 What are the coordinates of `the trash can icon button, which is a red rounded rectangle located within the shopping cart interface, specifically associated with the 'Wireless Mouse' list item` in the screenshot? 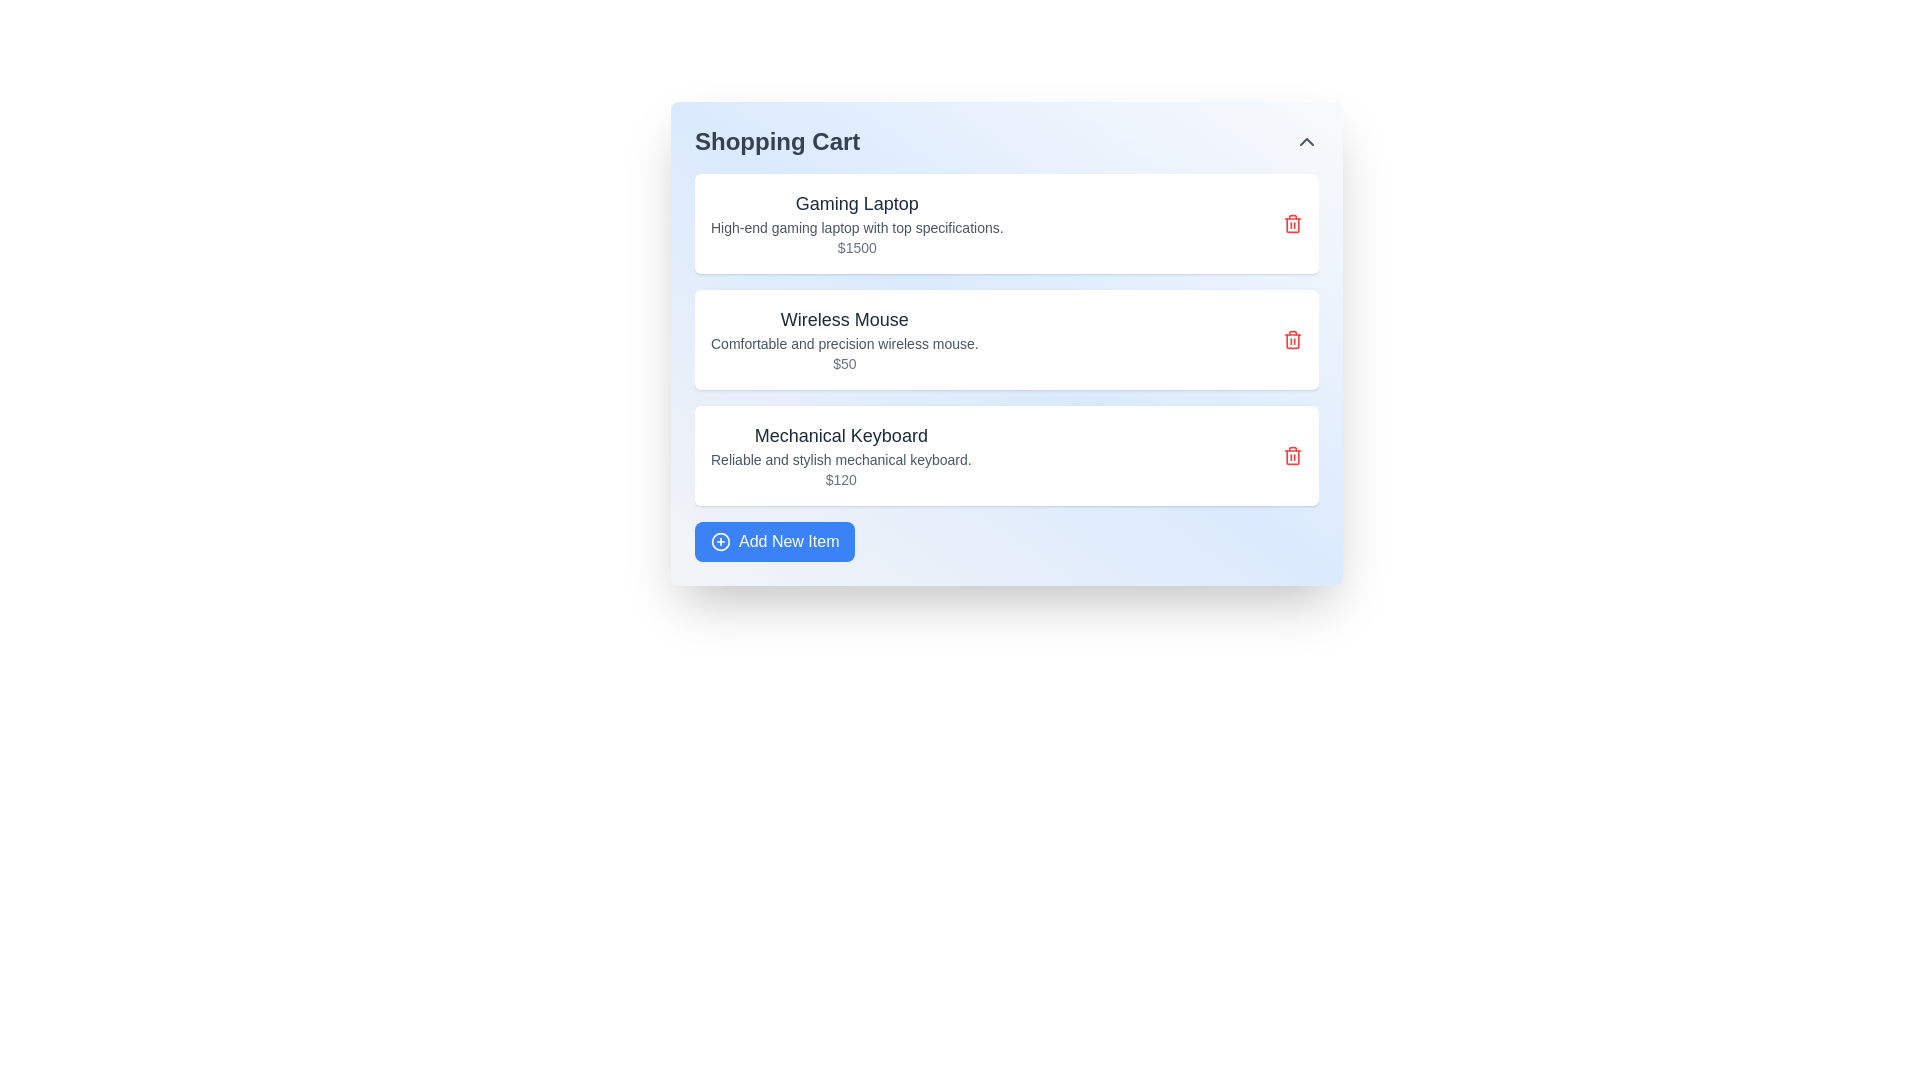 It's located at (1292, 339).